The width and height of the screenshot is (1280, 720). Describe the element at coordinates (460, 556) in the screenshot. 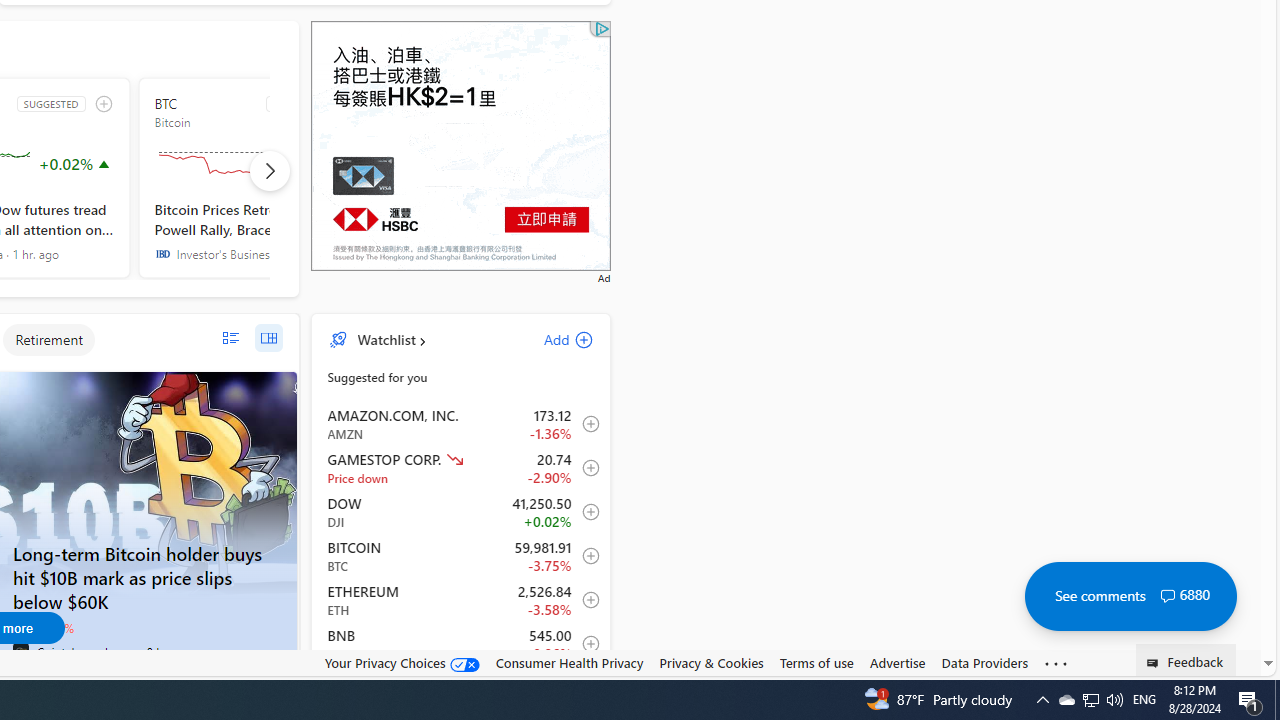

I see `'BTC Bitcoin decrease 59,981.91 -2,246.92 -3.75% item3'` at that location.